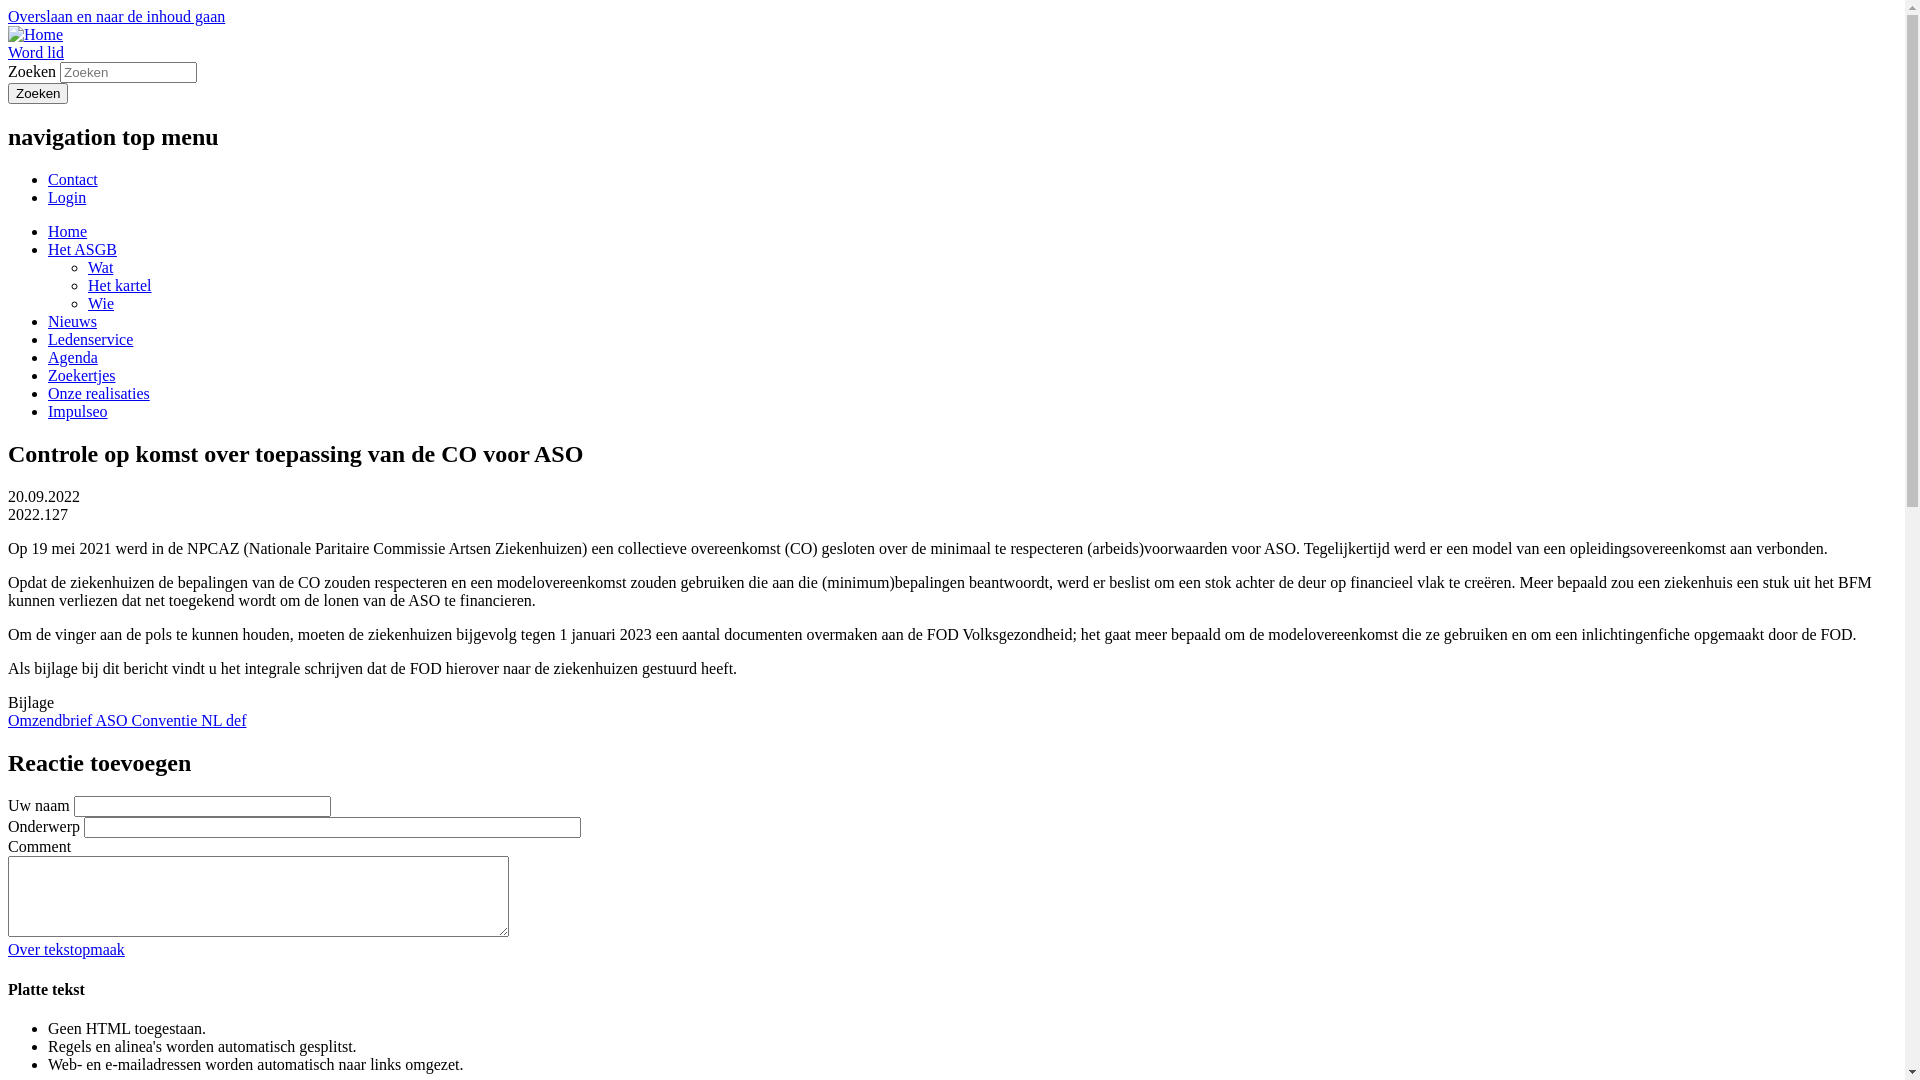 The height and width of the screenshot is (1080, 1920). What do you see at coordinates (119, 285) in the screenshot?
I see `'Het kartel'` at bounding box center [119, 285].